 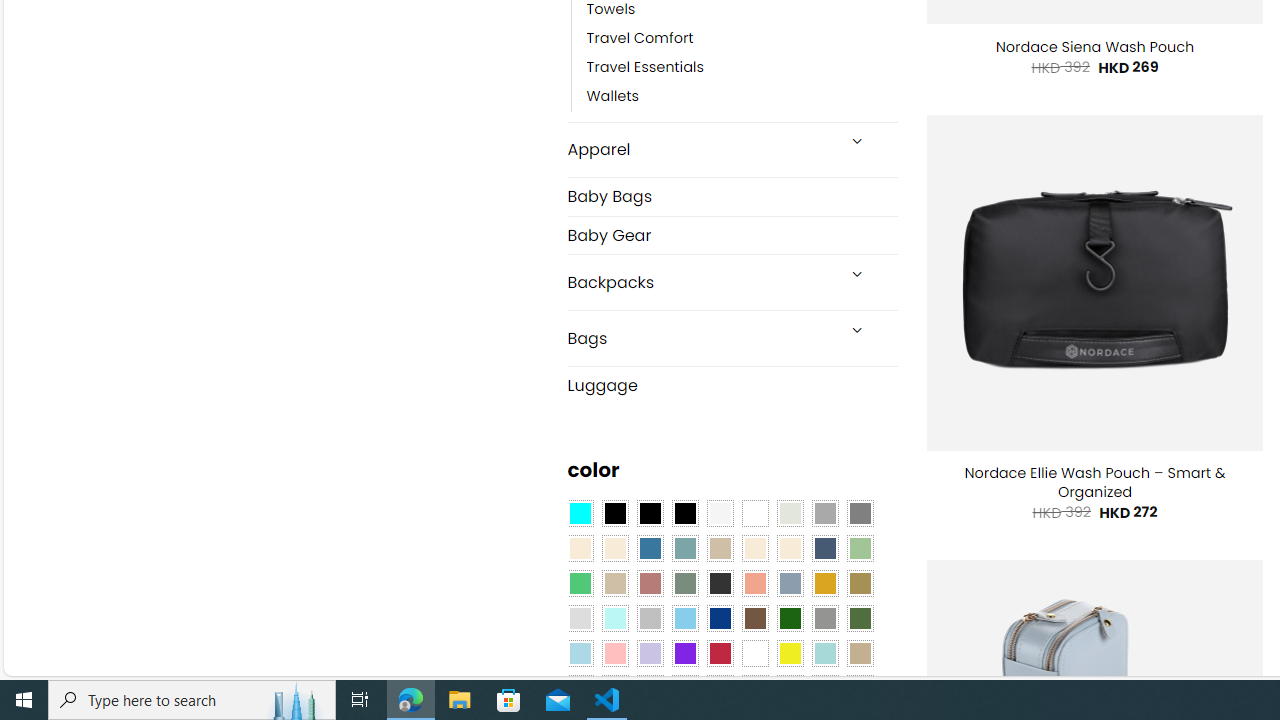 I want to click on 'Dusty Blue', so click(x=788, y=583).